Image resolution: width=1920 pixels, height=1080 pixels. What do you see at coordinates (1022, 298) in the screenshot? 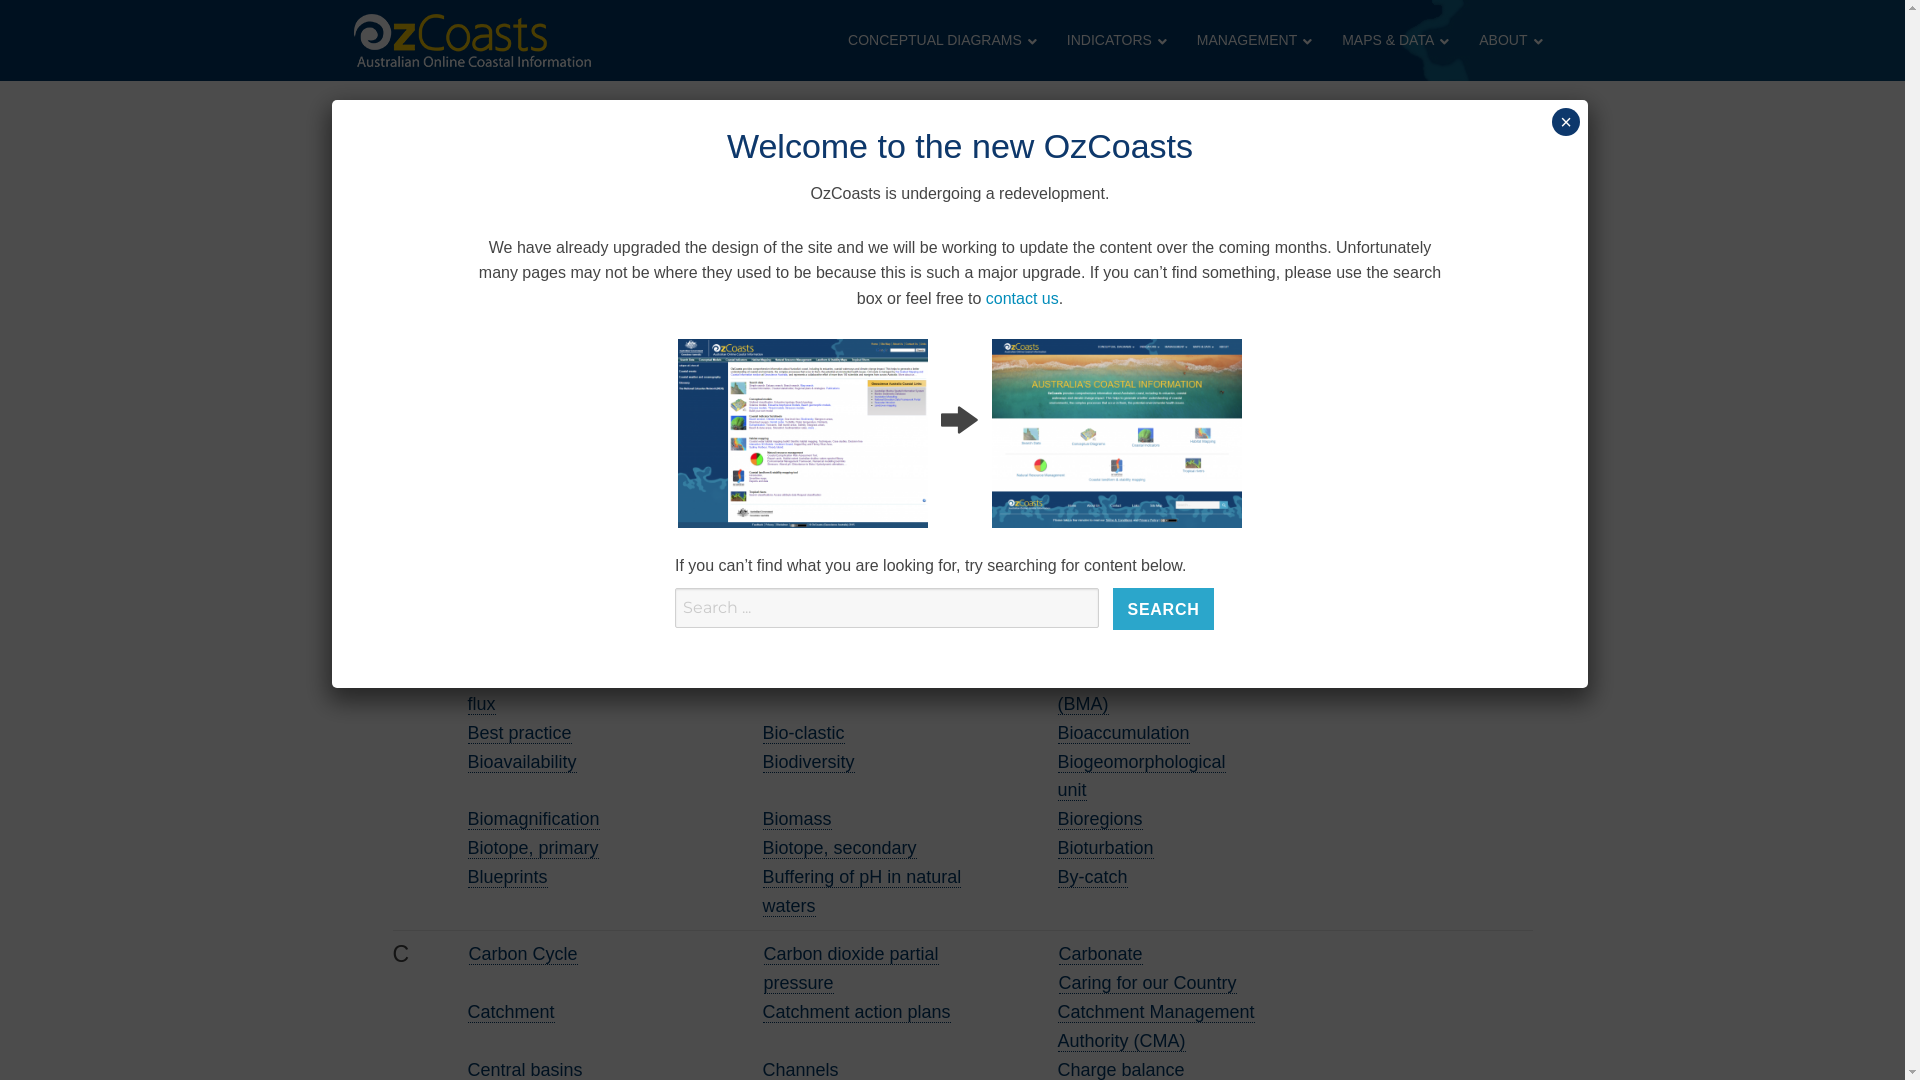
I see `'contact us'` at bounding box center [1022, 298].